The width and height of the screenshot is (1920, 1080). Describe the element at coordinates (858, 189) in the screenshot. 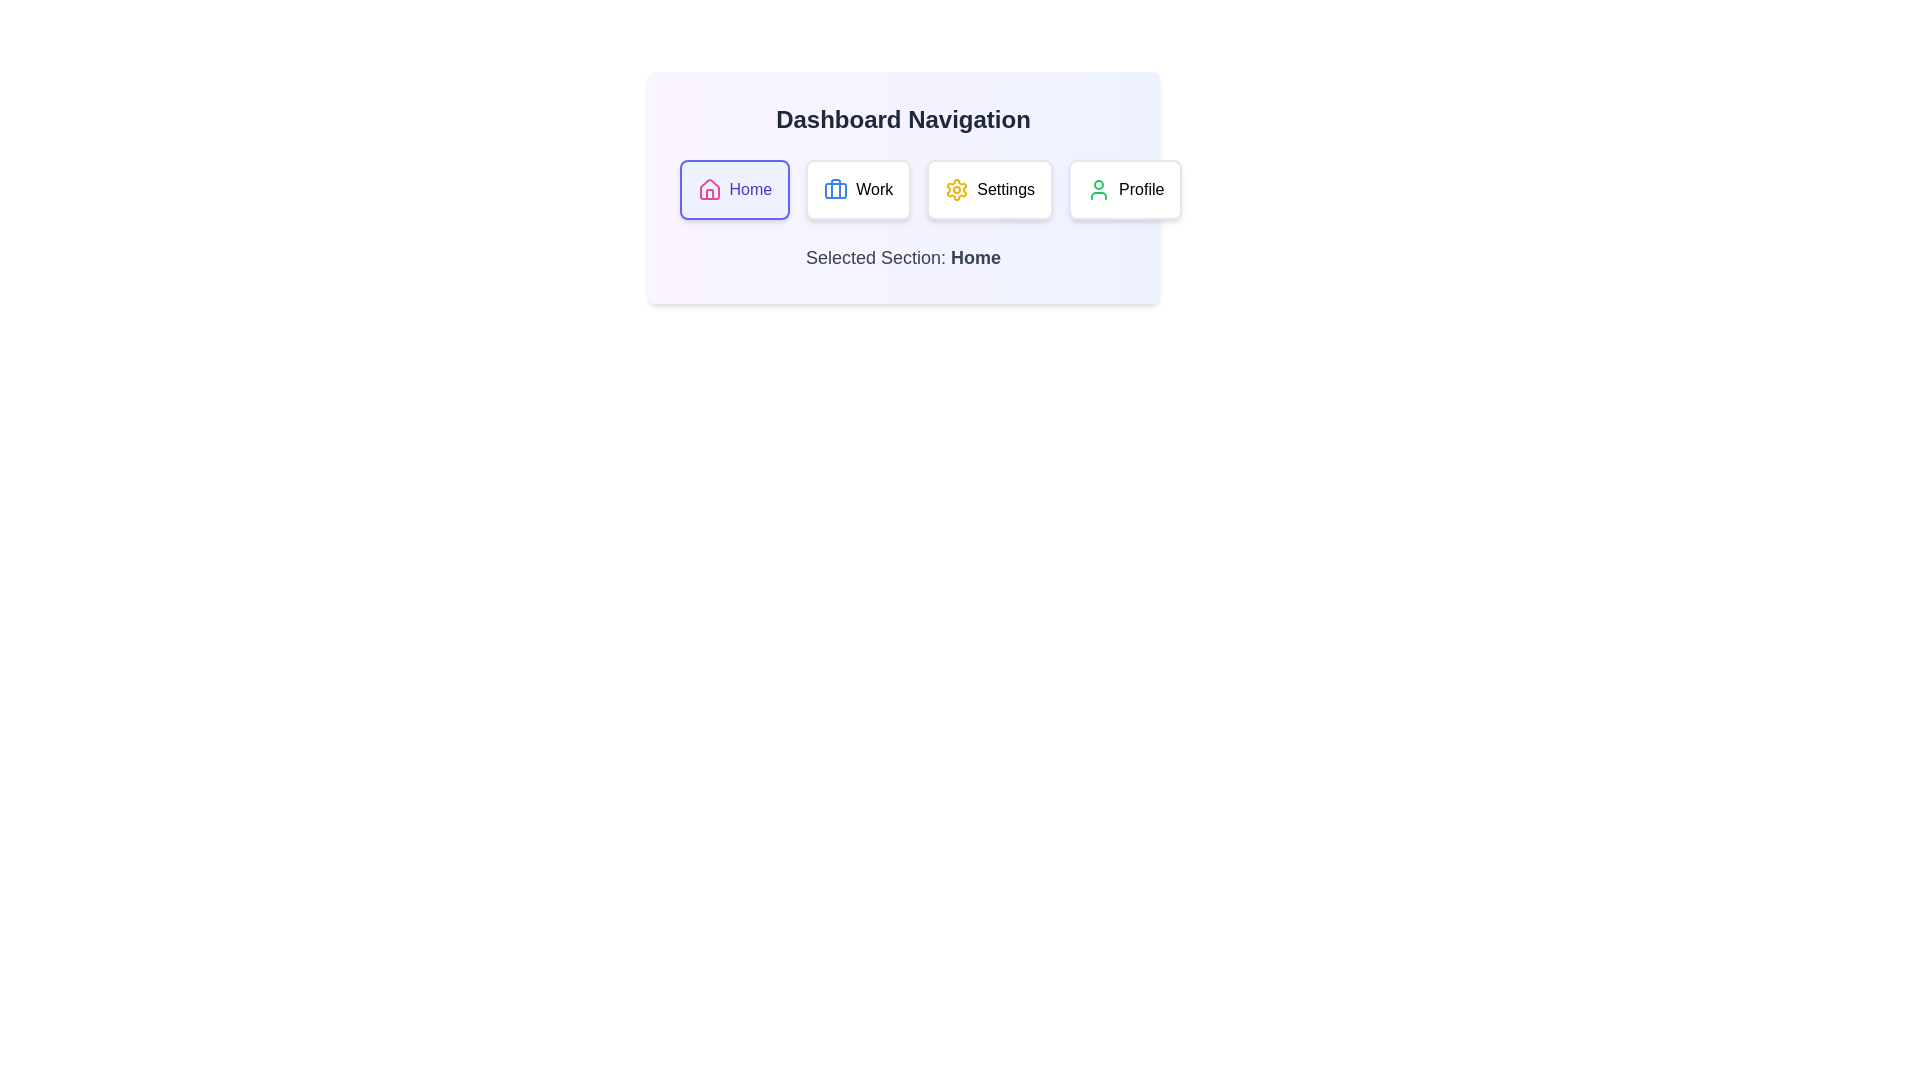

I see `the 'Work' button, which is a rectangular interactive item with a white background, slightly rounded corners, and a blue briefcase icon followed by black text, to trigger a visual effect` at that location.